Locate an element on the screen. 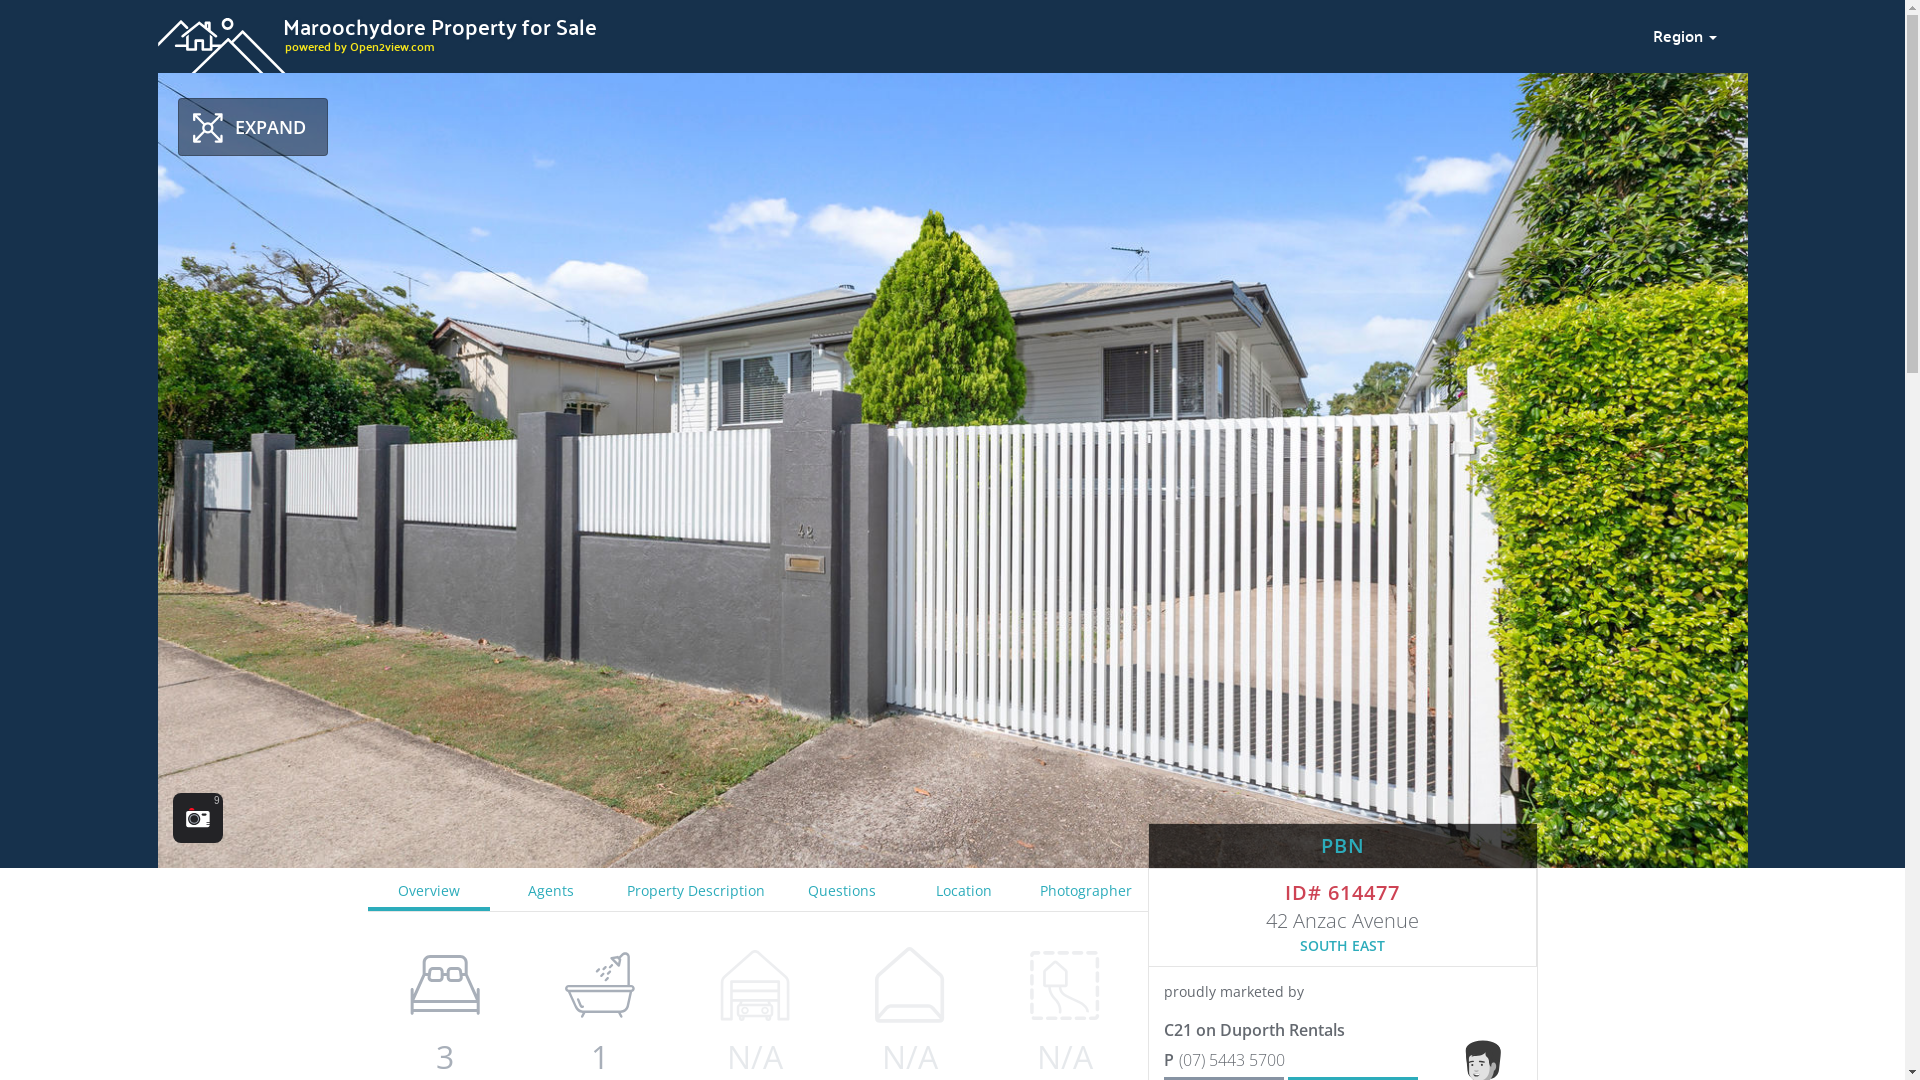 The image size is (1920, 1080). 'Overview' is located at coordinates (427, 888).